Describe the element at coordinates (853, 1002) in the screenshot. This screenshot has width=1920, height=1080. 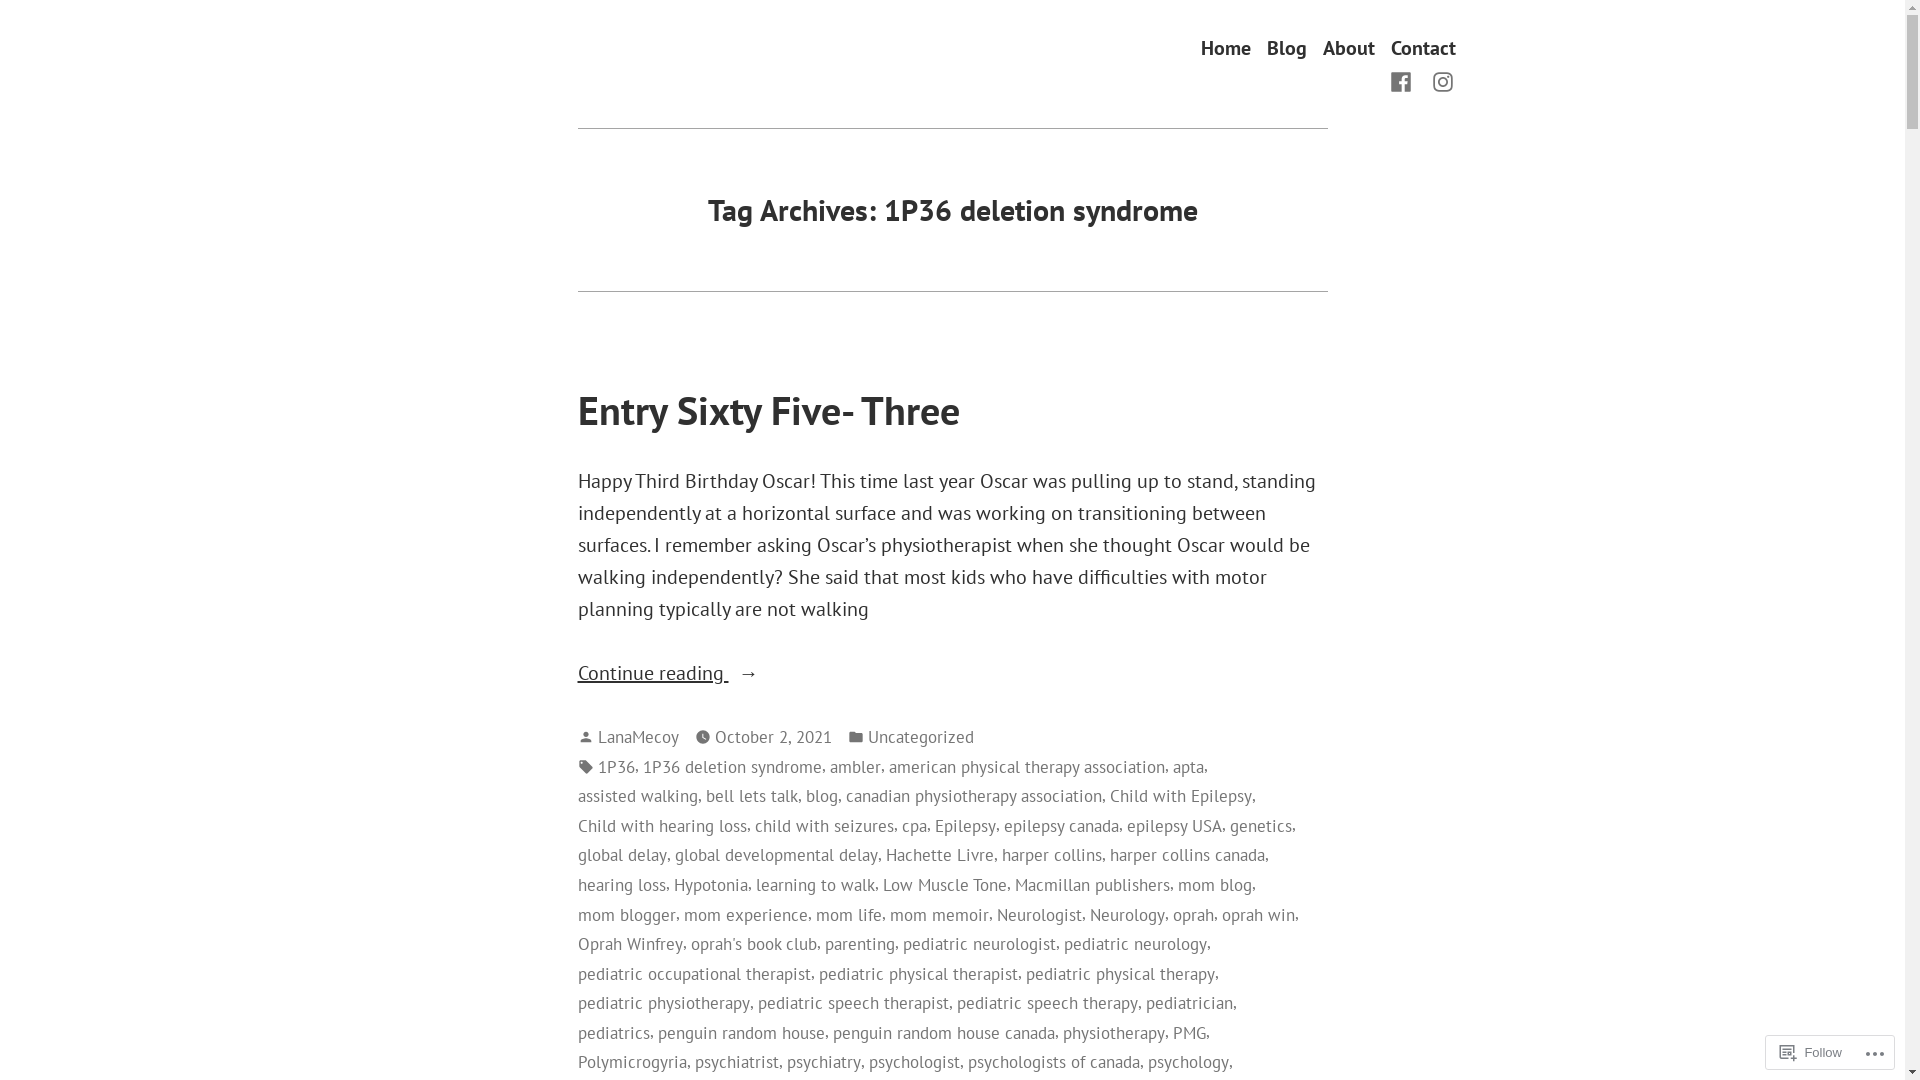
I see `'pediatric speech therapist'` at that location.